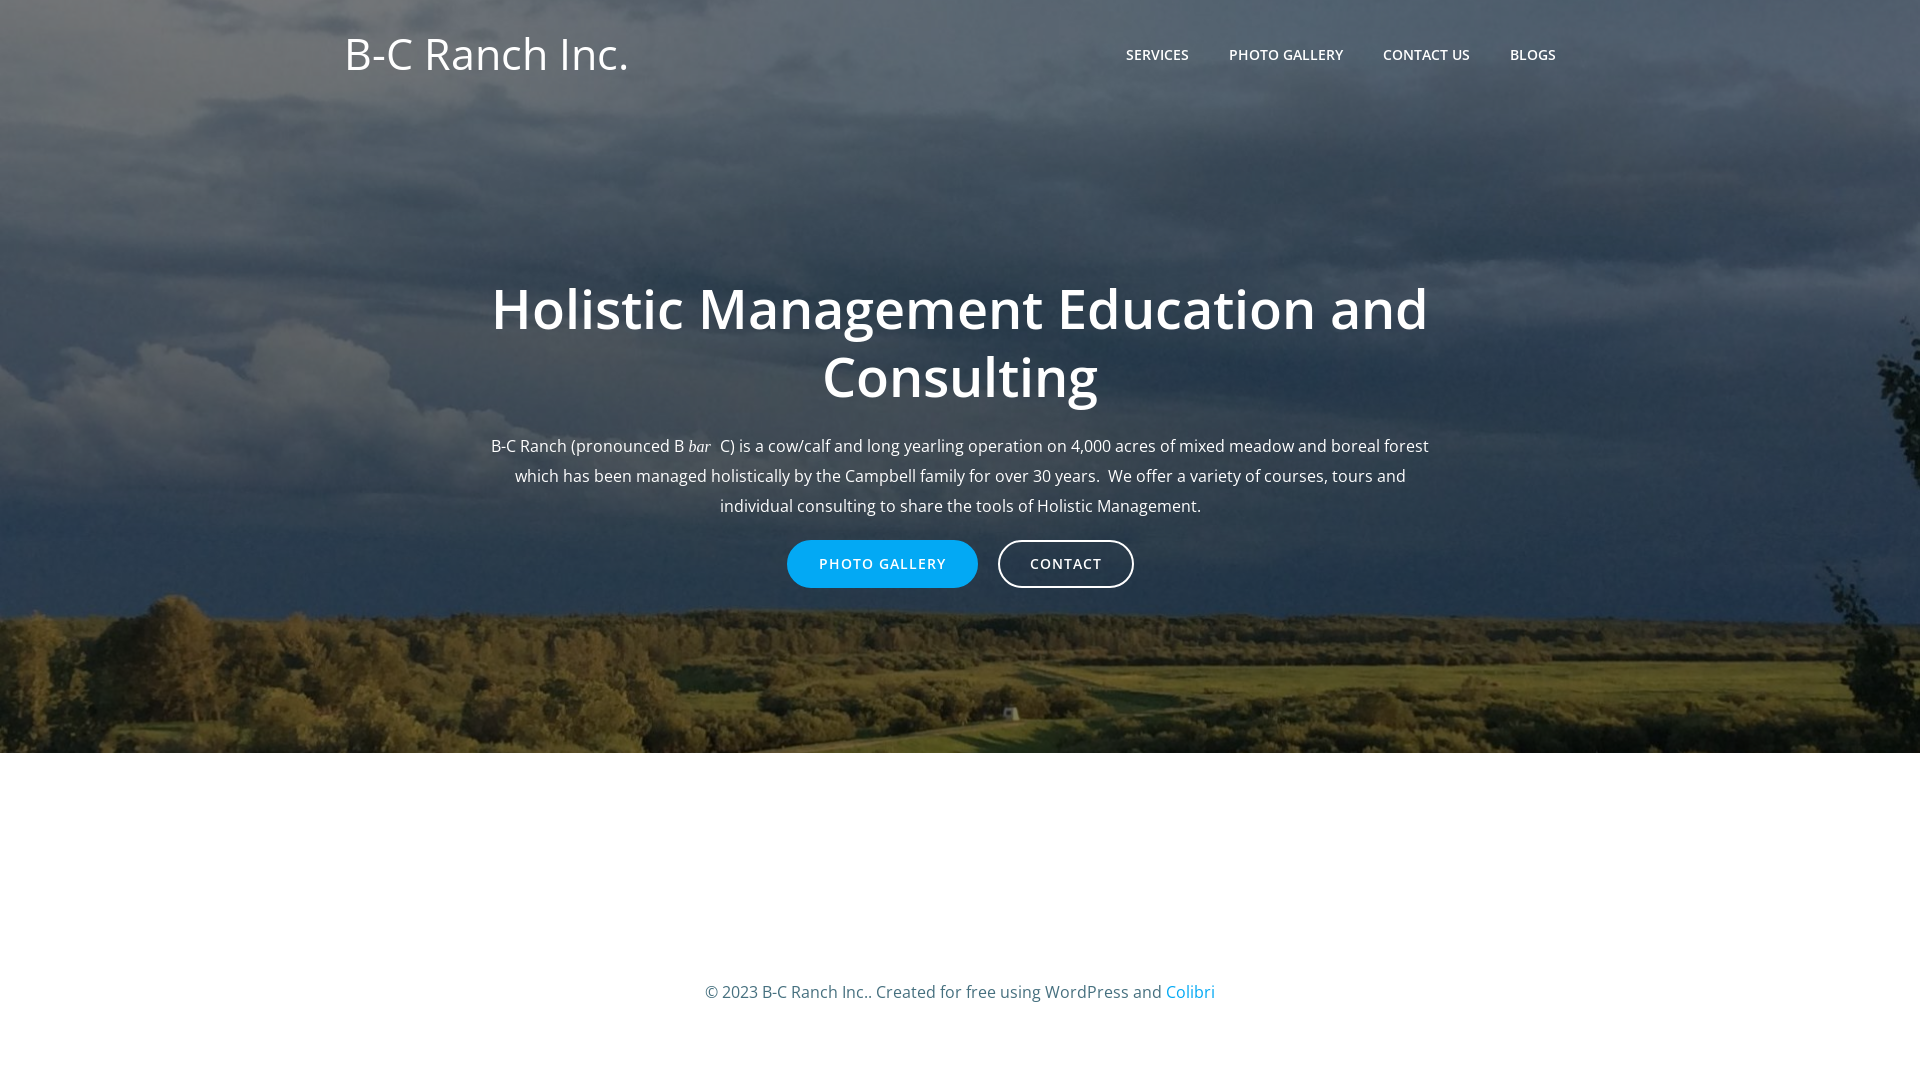 The height and width of the screenshot is (1080, 1920). Describe the element at coordinates (1425, 53) in the screenshot. I see `'CONTACT US'` at that location.